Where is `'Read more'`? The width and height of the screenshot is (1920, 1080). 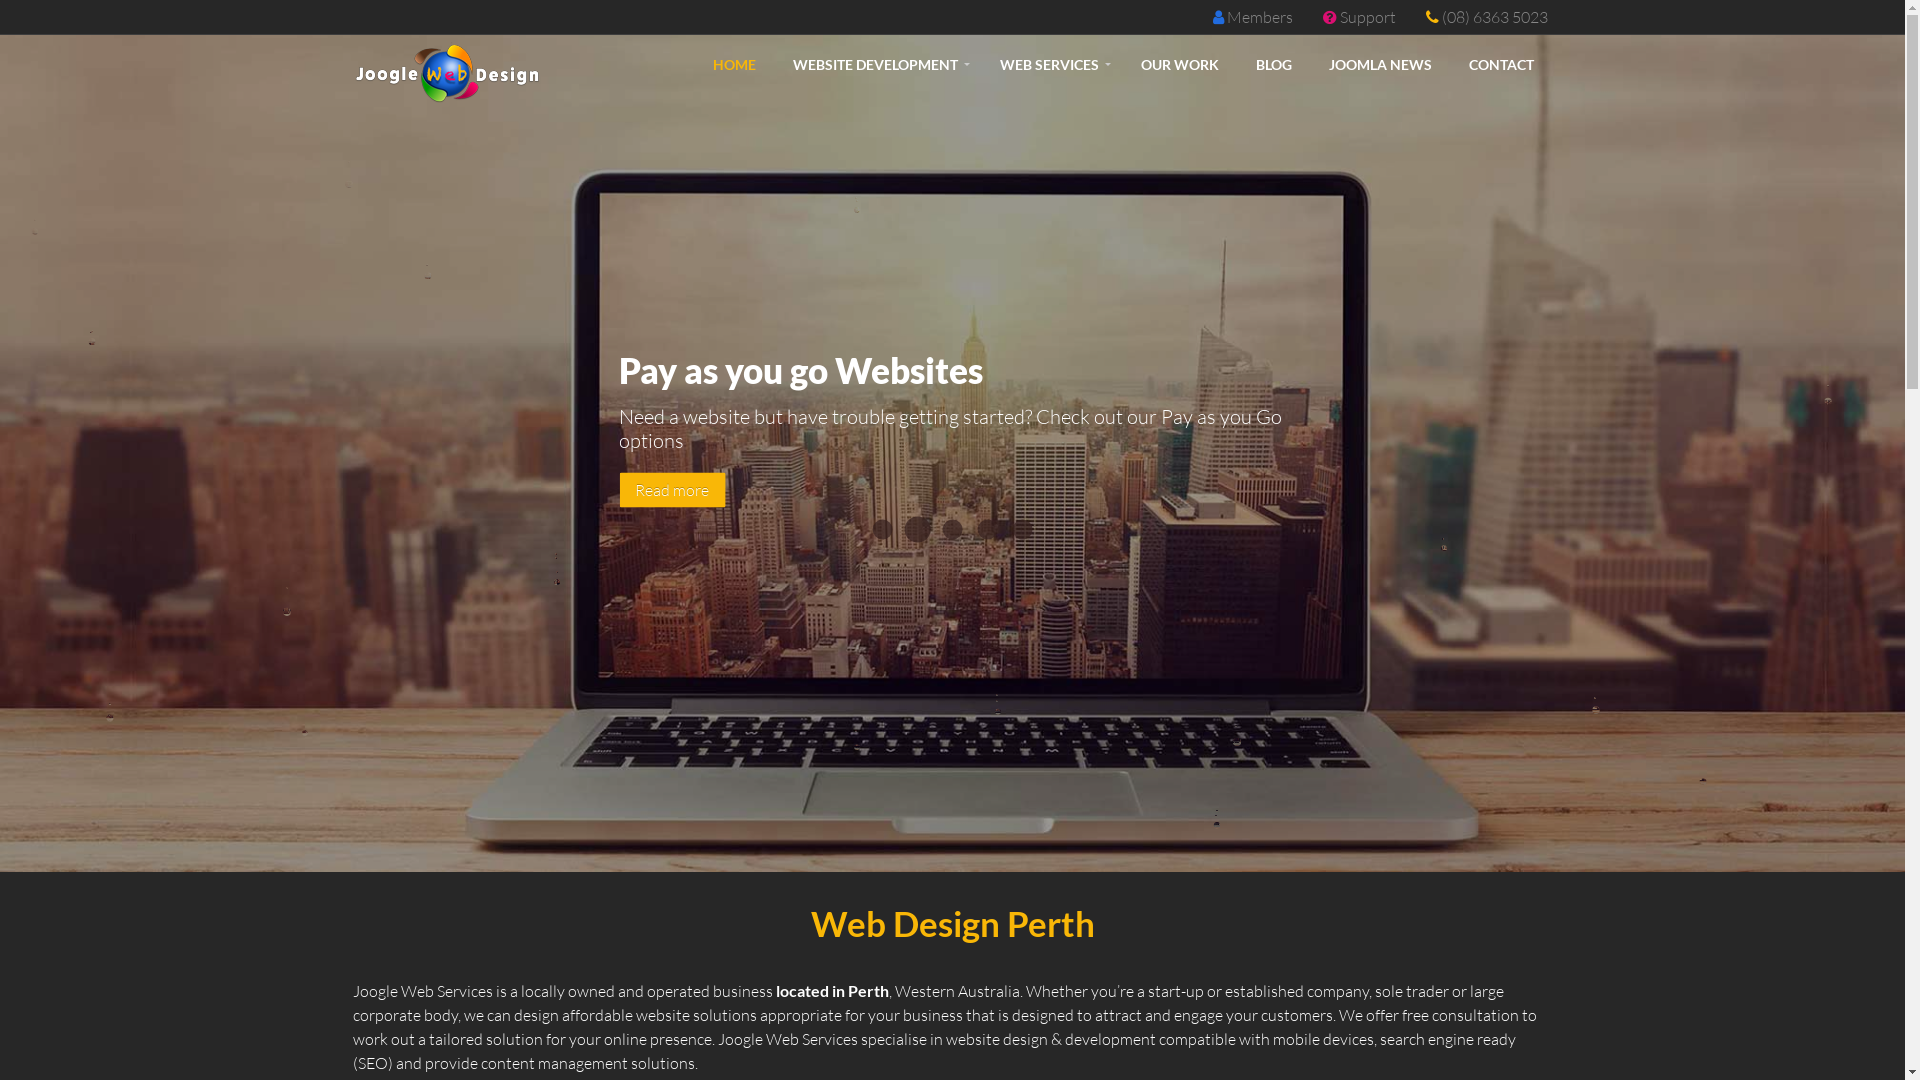 'Read more' is located at coordinates (672, 489).